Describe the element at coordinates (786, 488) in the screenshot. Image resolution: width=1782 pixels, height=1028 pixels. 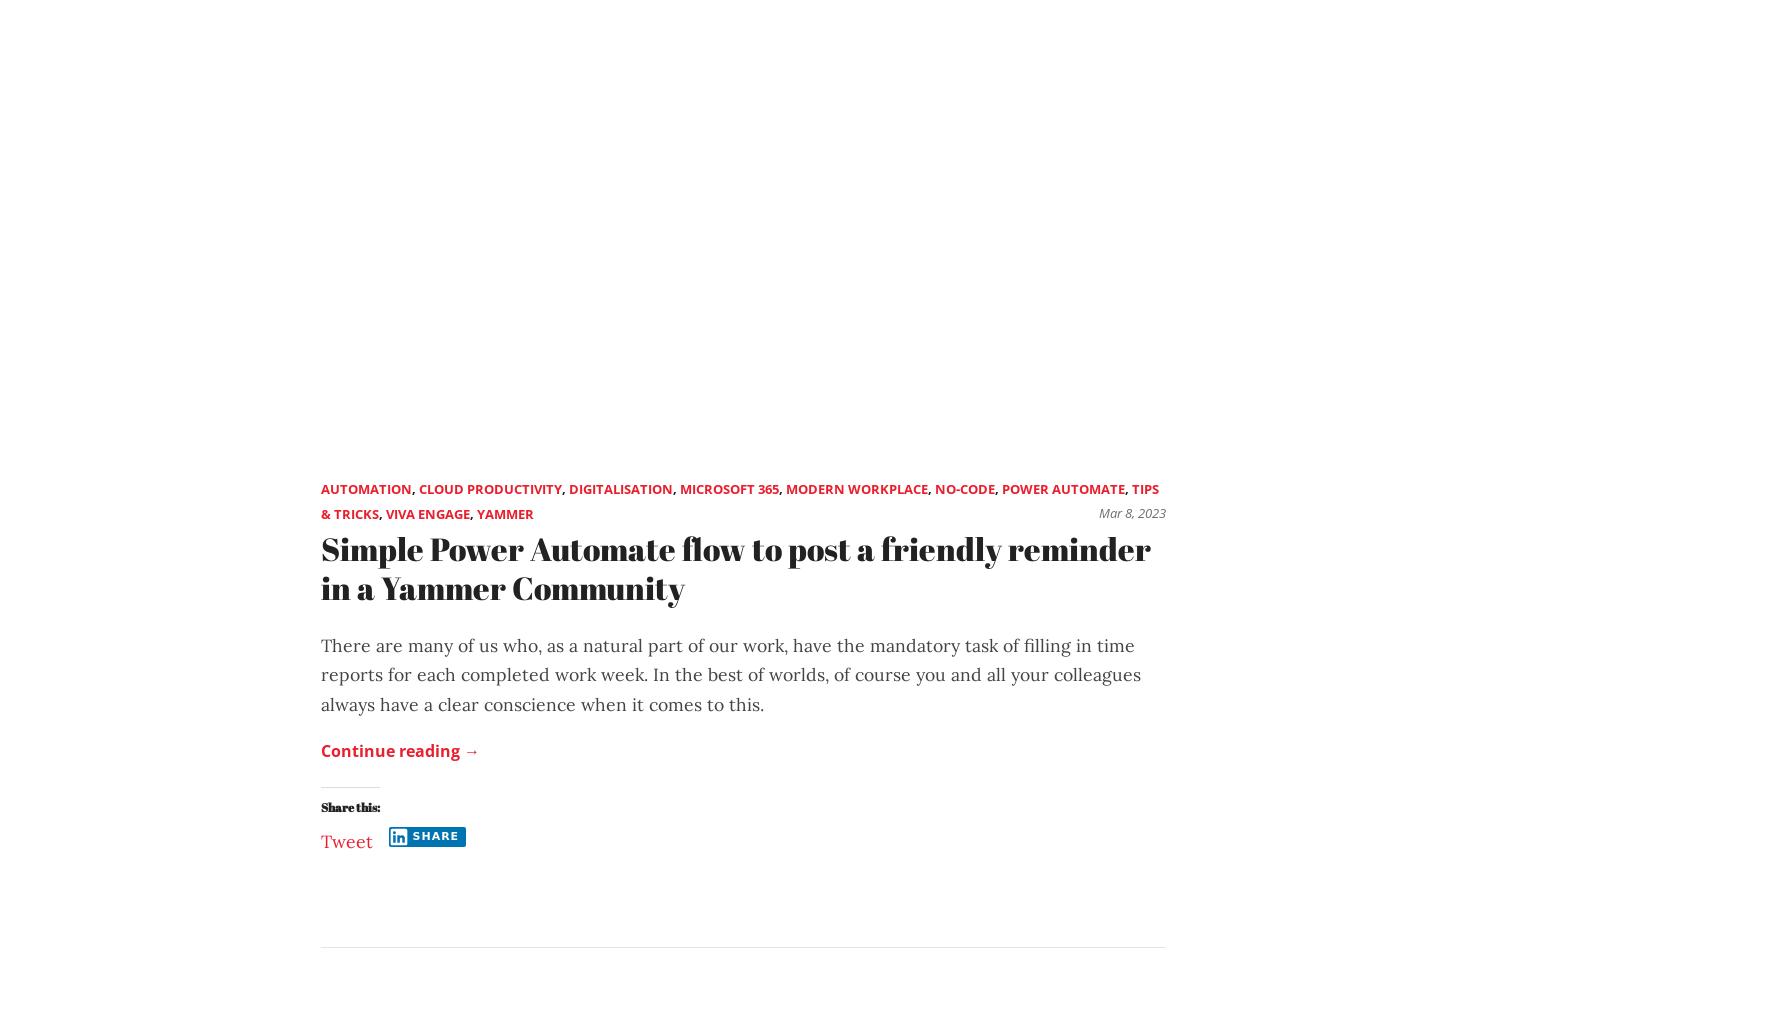
I see `'Modern Workplace'` at that location.